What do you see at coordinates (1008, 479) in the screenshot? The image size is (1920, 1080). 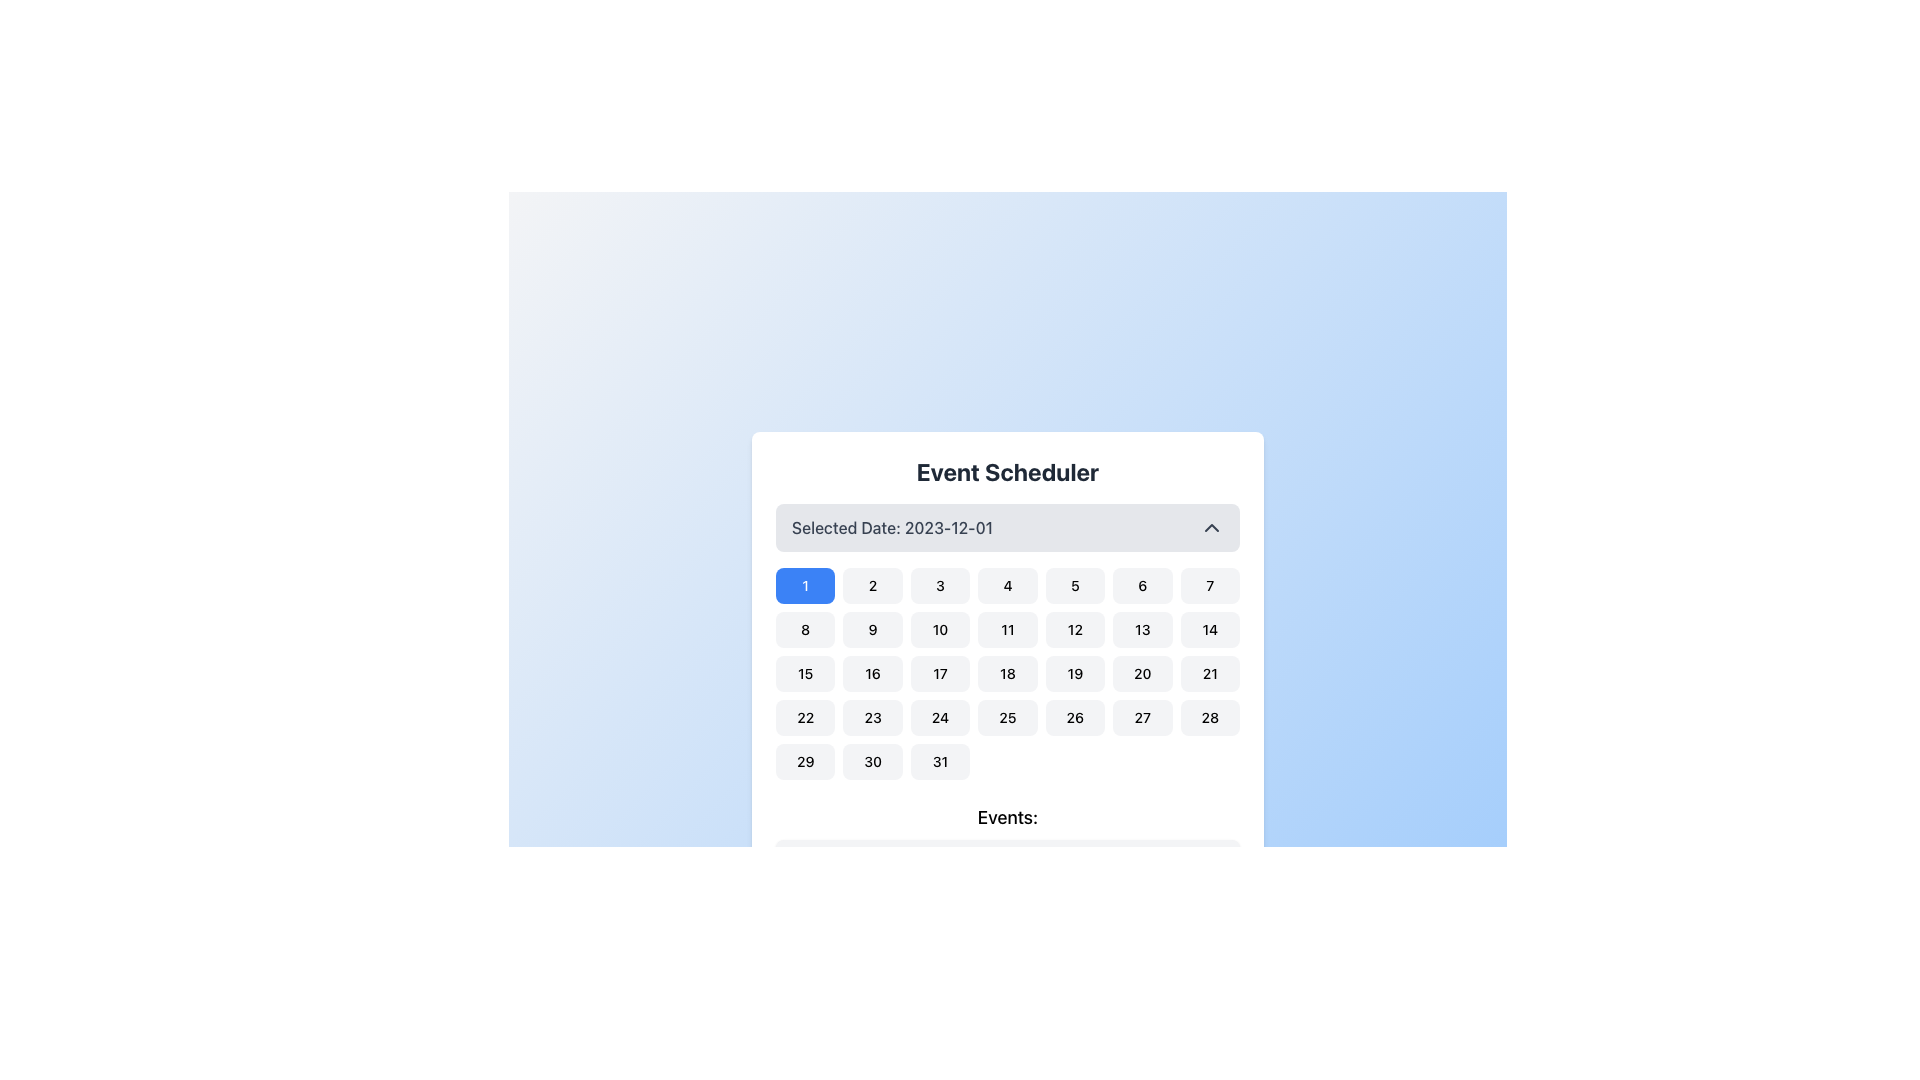 I see `the centered heading Text Label that displays 'Event Scheduler', which is bold and large-sized in dark gray (#4A4A4A)` at bounding box center [1008, 479].